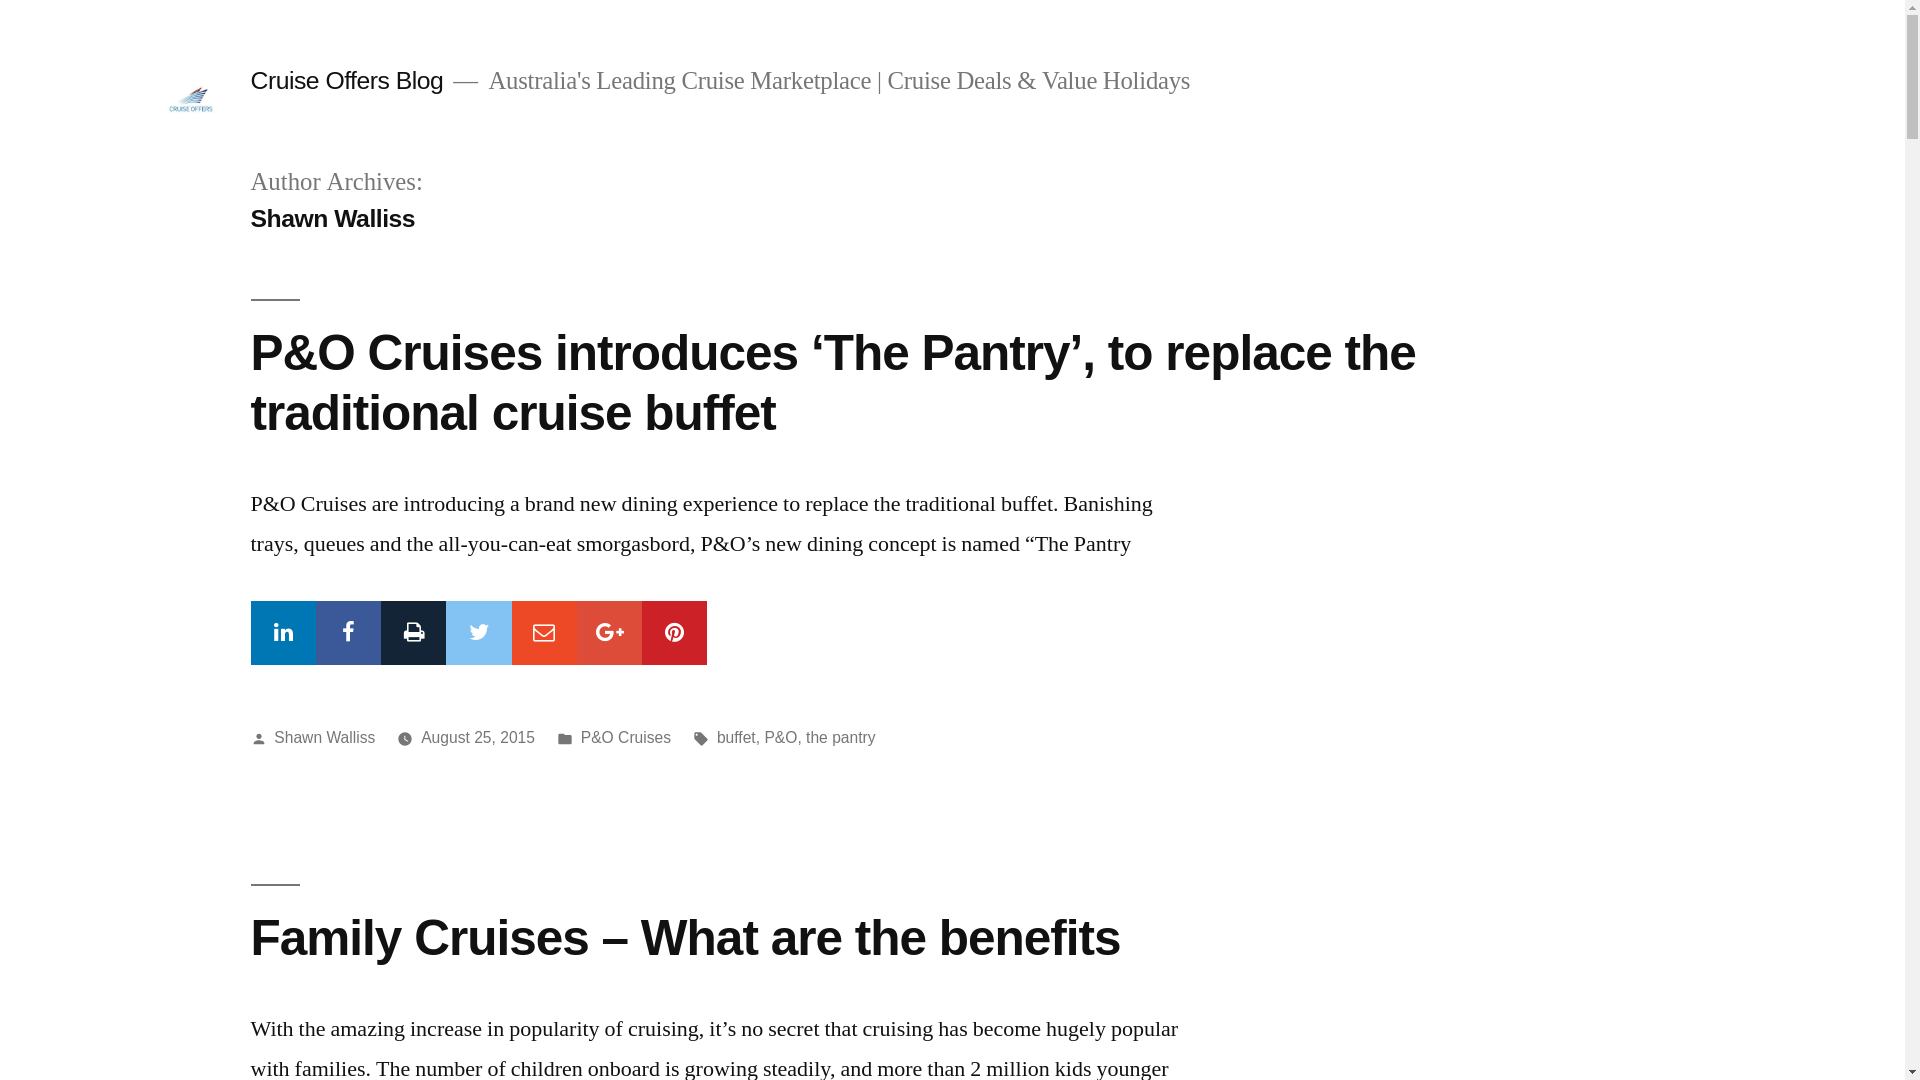  I want to click on 'Twitter', so click(445, 632).